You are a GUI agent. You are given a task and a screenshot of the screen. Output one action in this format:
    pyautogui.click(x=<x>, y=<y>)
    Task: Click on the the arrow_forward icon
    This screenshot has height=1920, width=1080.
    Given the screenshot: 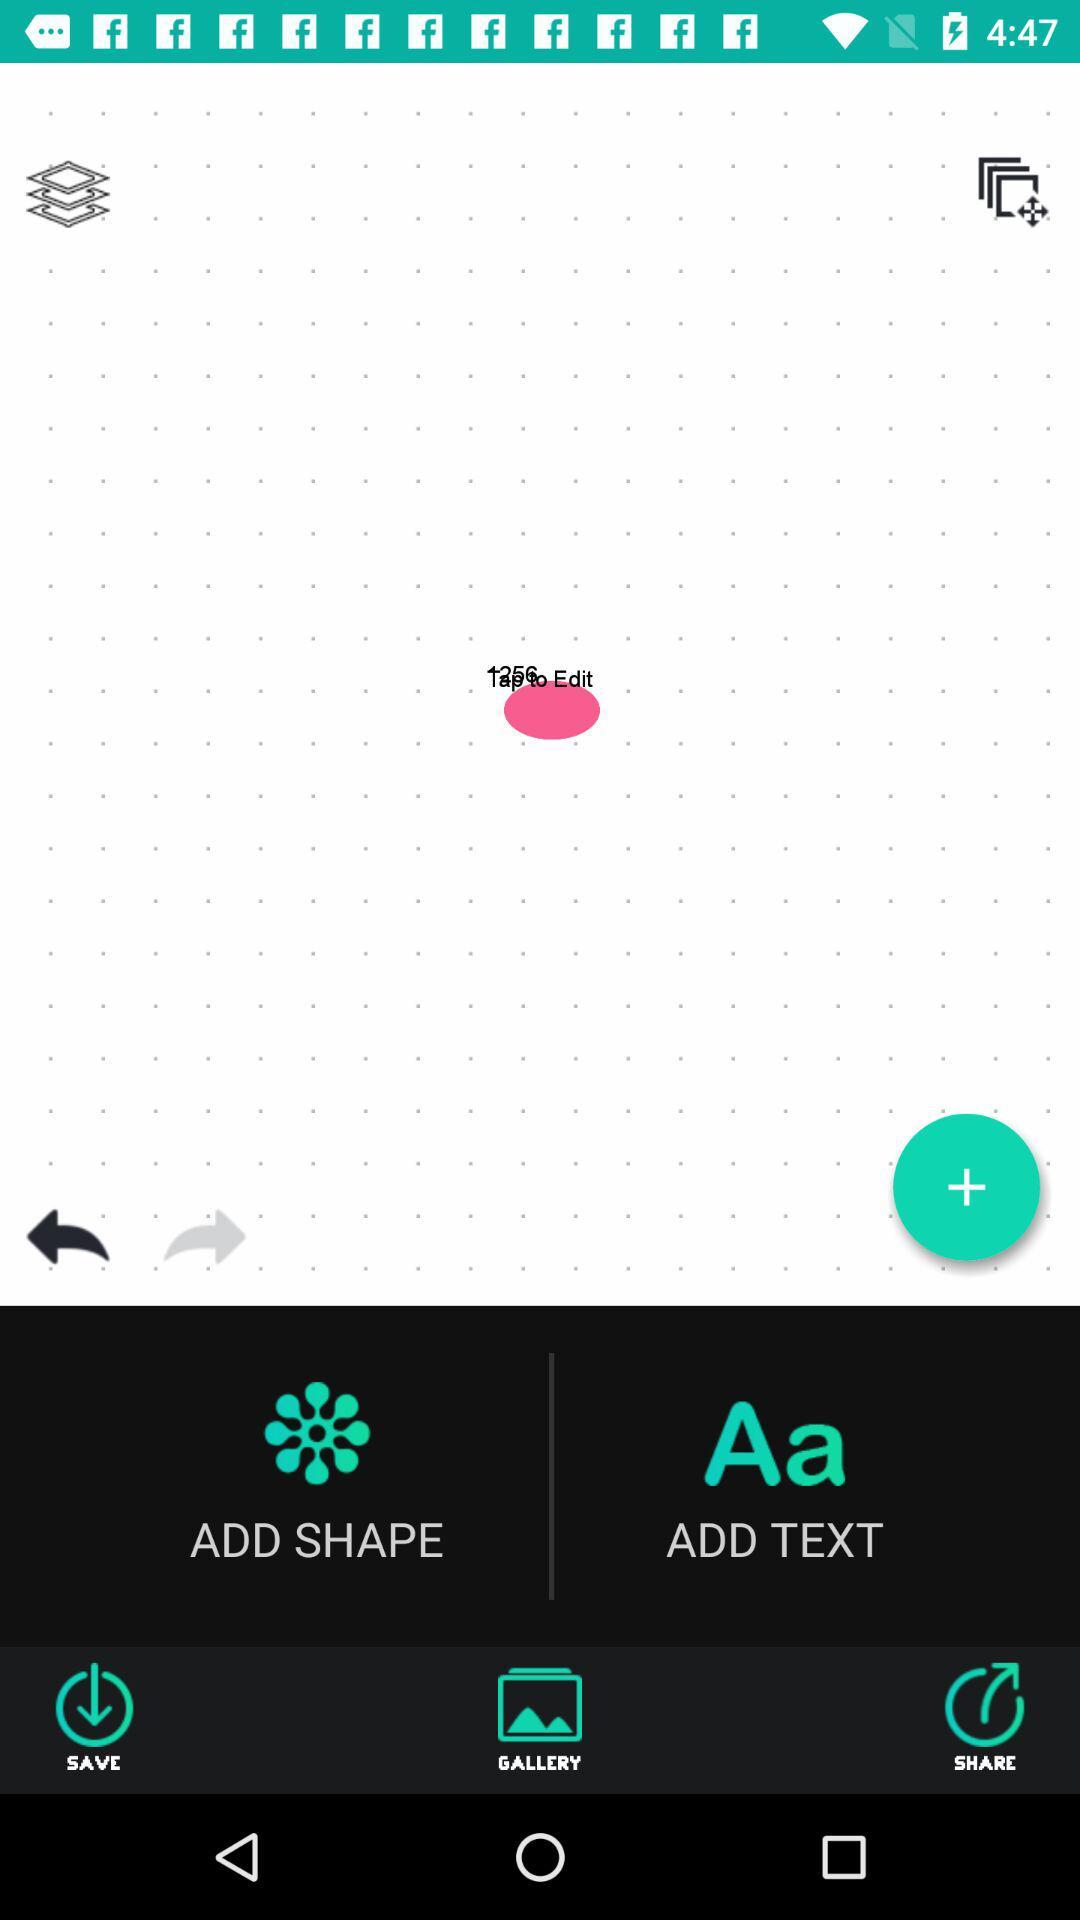 What is the action you would take?
    pyautogui.click(x=204, y=1236)
    